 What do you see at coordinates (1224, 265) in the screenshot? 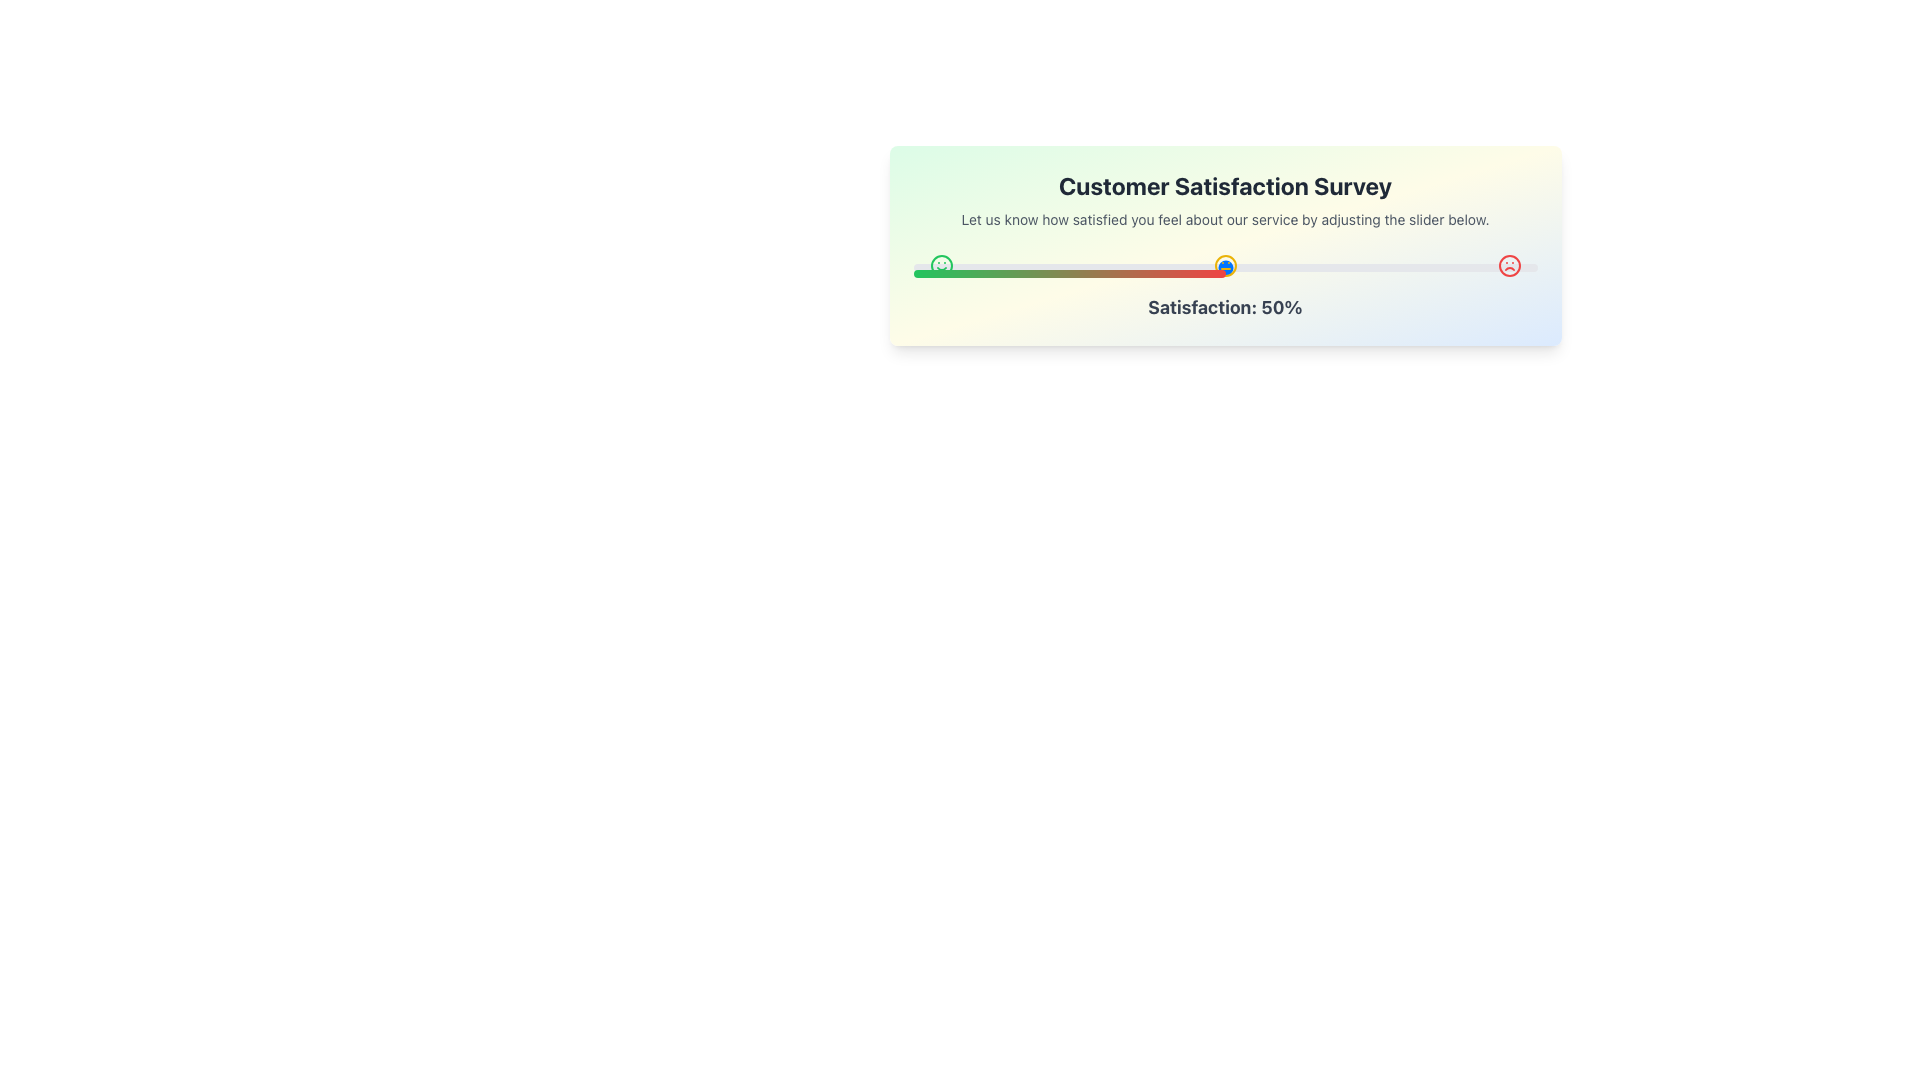
I see `the satisfaction level associated with the neutral face icon in the satisfaction slider UI, which is positioned centrally between the green smiling face and the red frowning face` at bounding box center [1224, 265].